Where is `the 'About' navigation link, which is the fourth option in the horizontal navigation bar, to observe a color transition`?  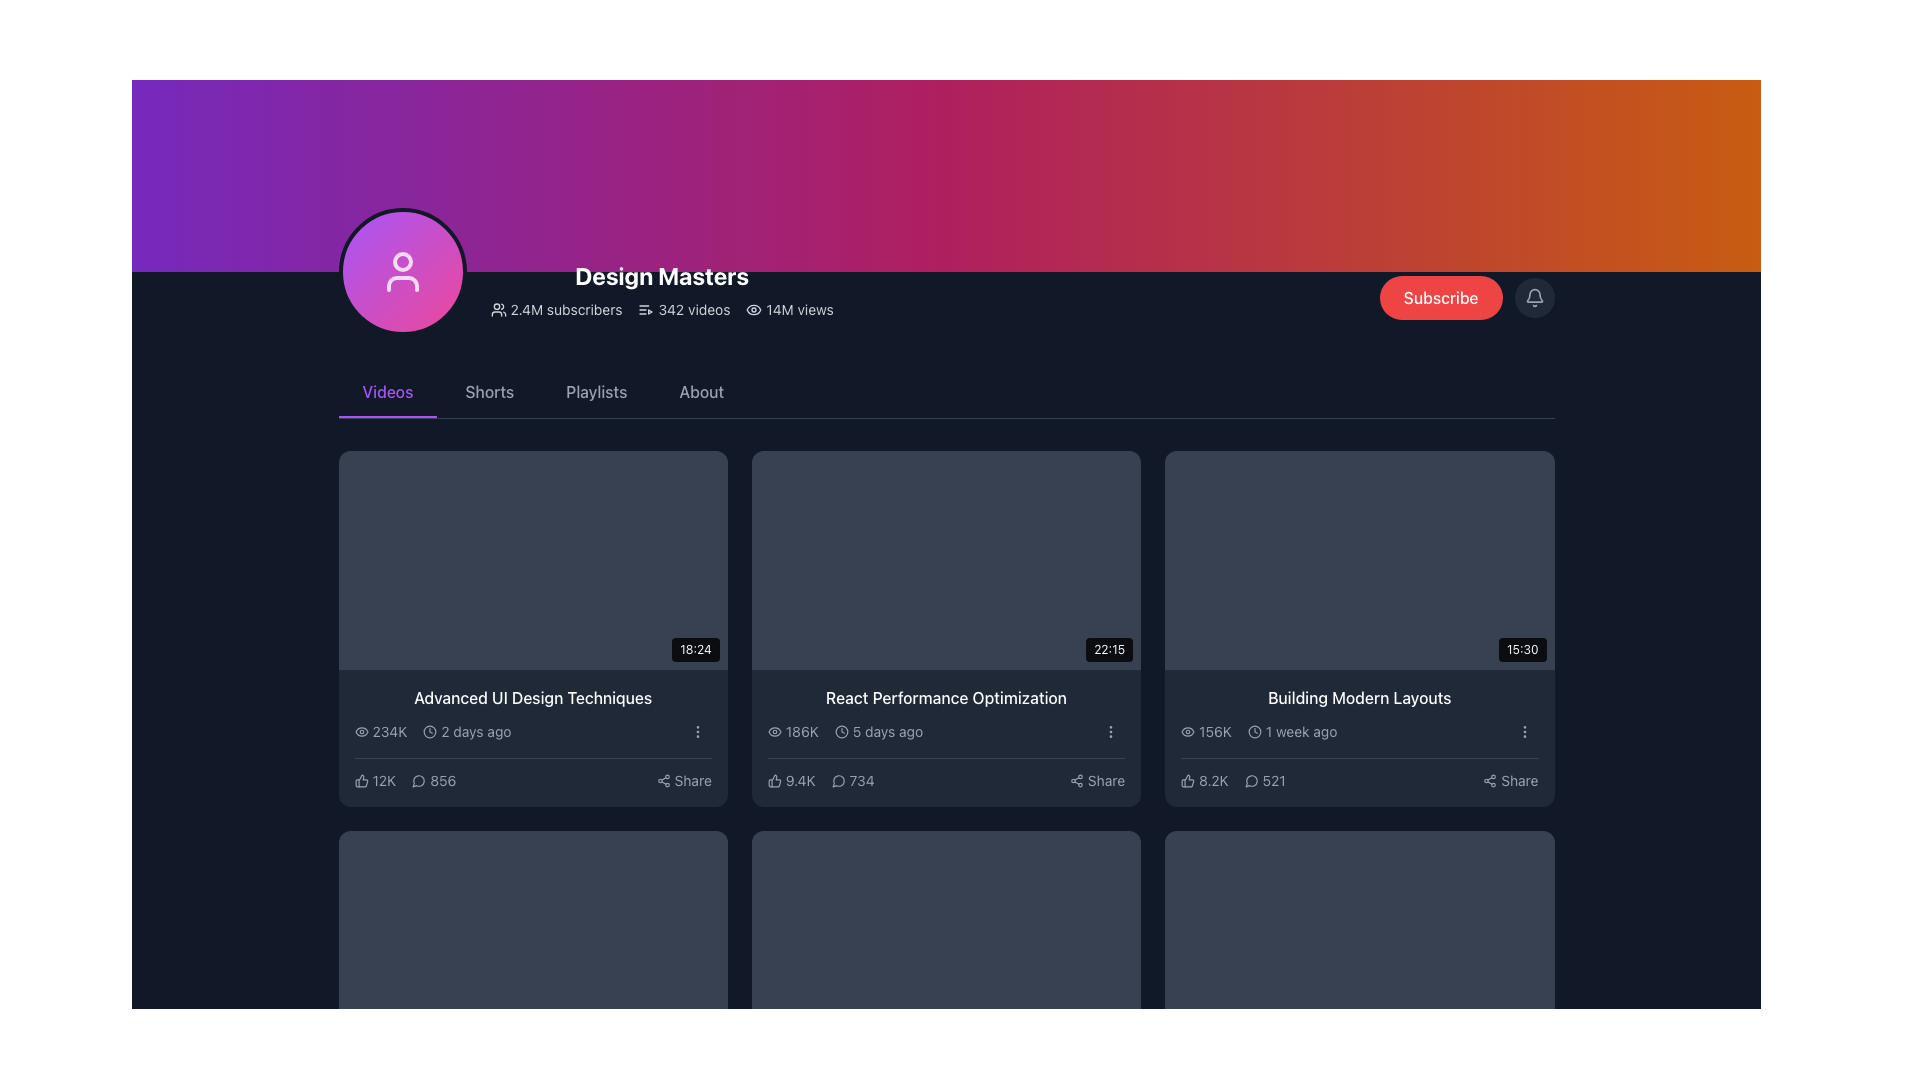 the 'About' navigation link, which is the fourth option in the horizontal navigation bar, to observe a color transition is located at coordinates (701, 393).